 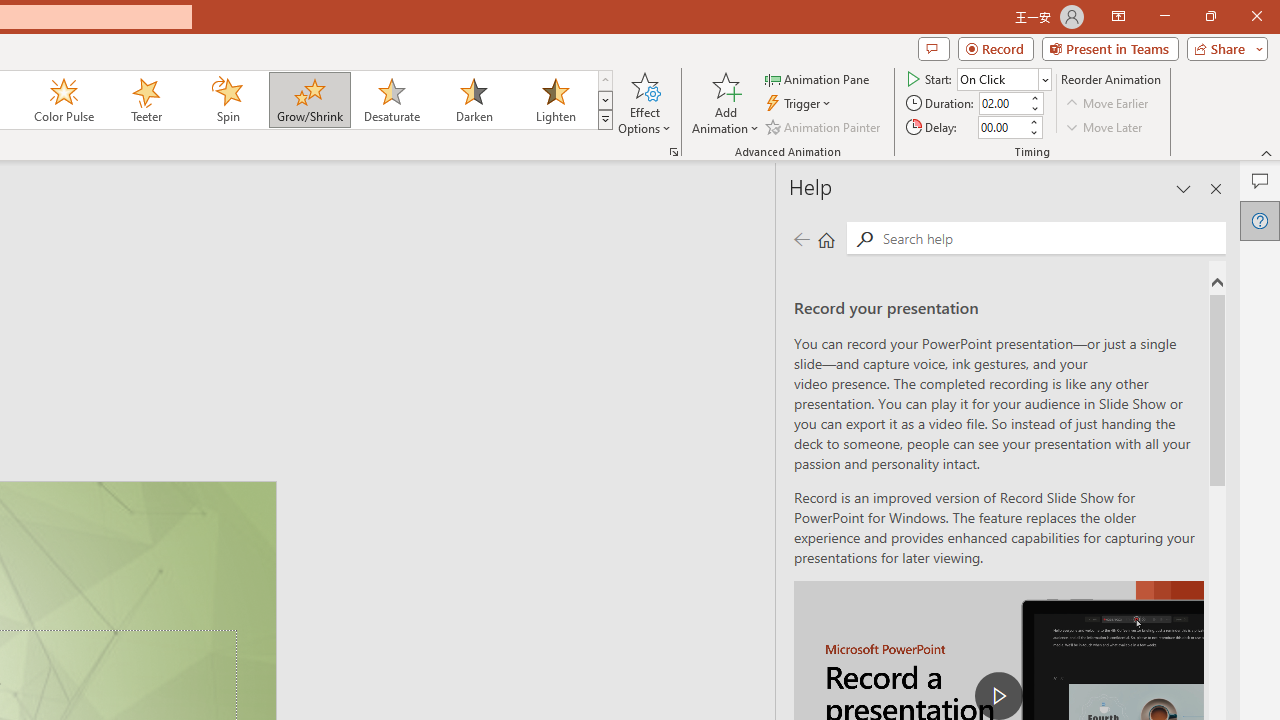 I want to click on 'Darken', so click(x=472, y=100).